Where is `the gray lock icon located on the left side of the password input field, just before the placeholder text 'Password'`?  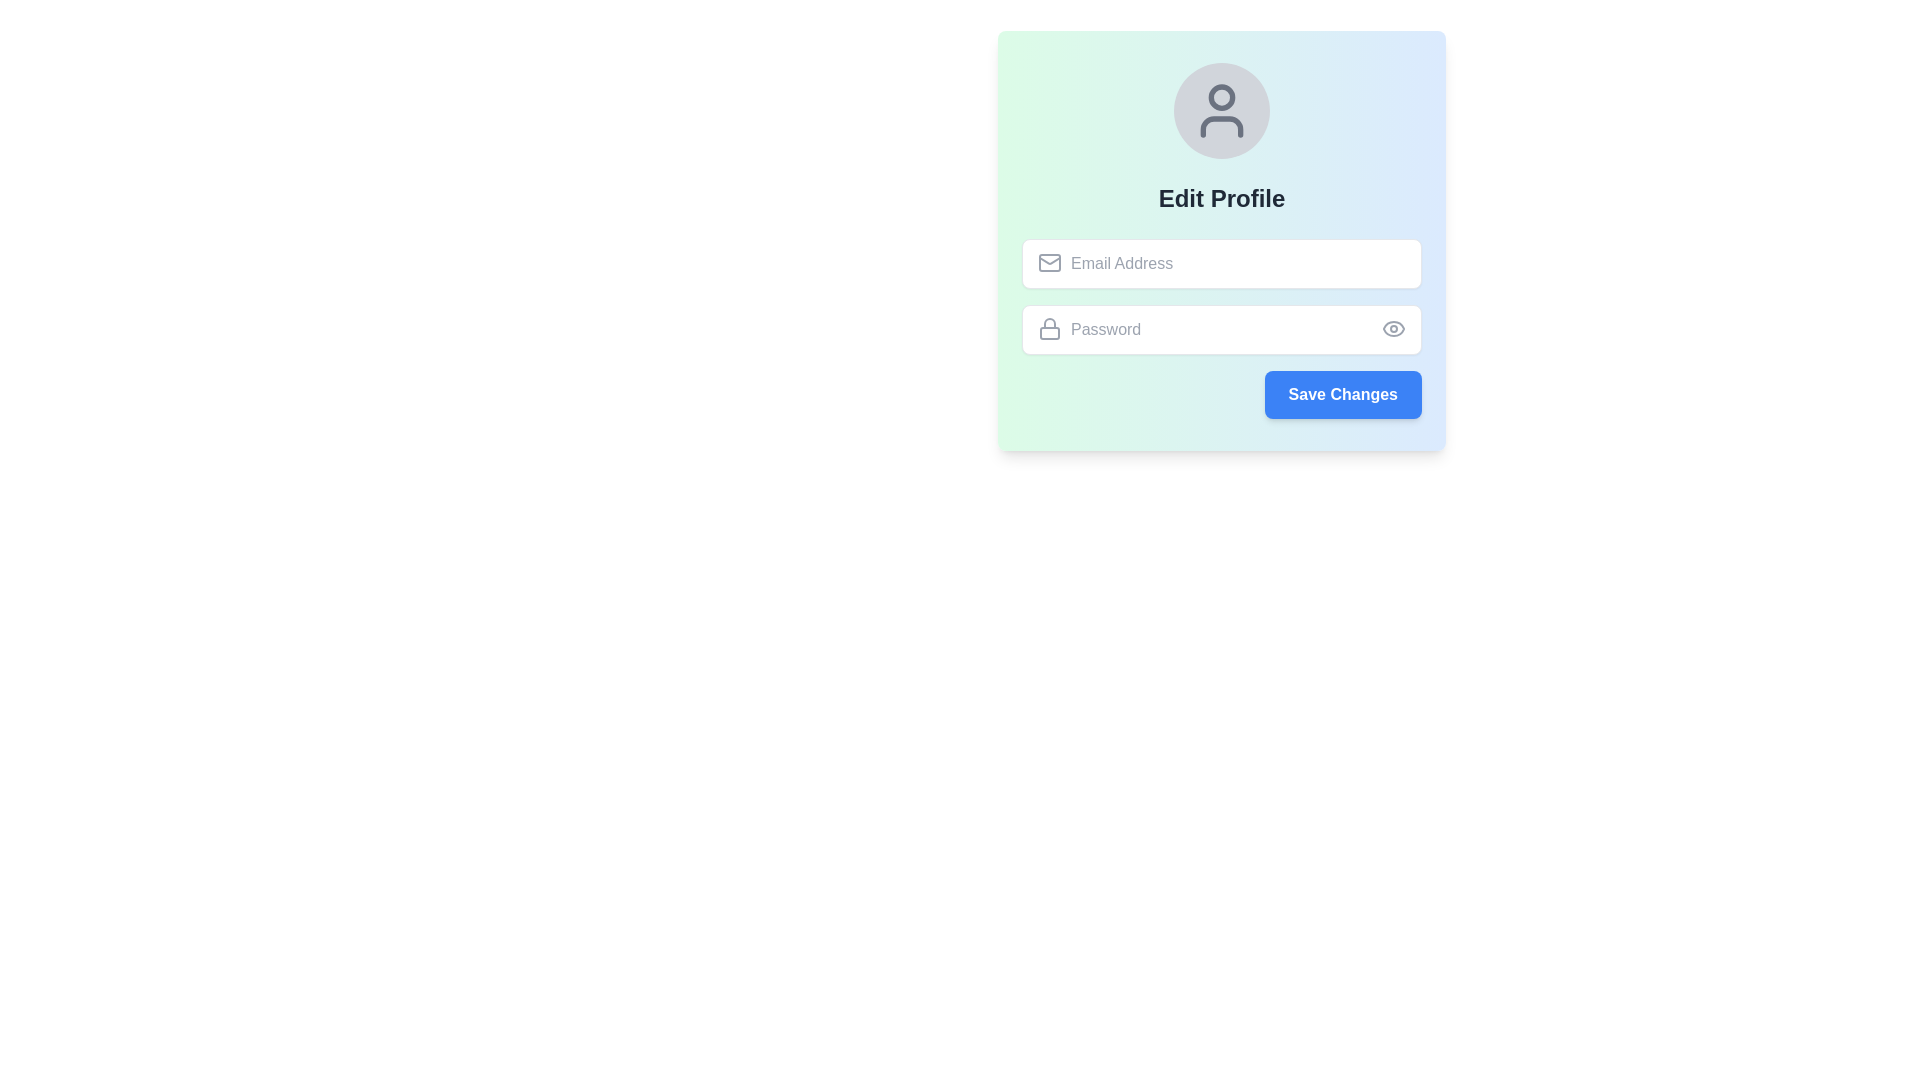 the gray lock icon located on the left side of the password input field, just before the placeholder text 'Password' is located at coordinates (1049, 327).